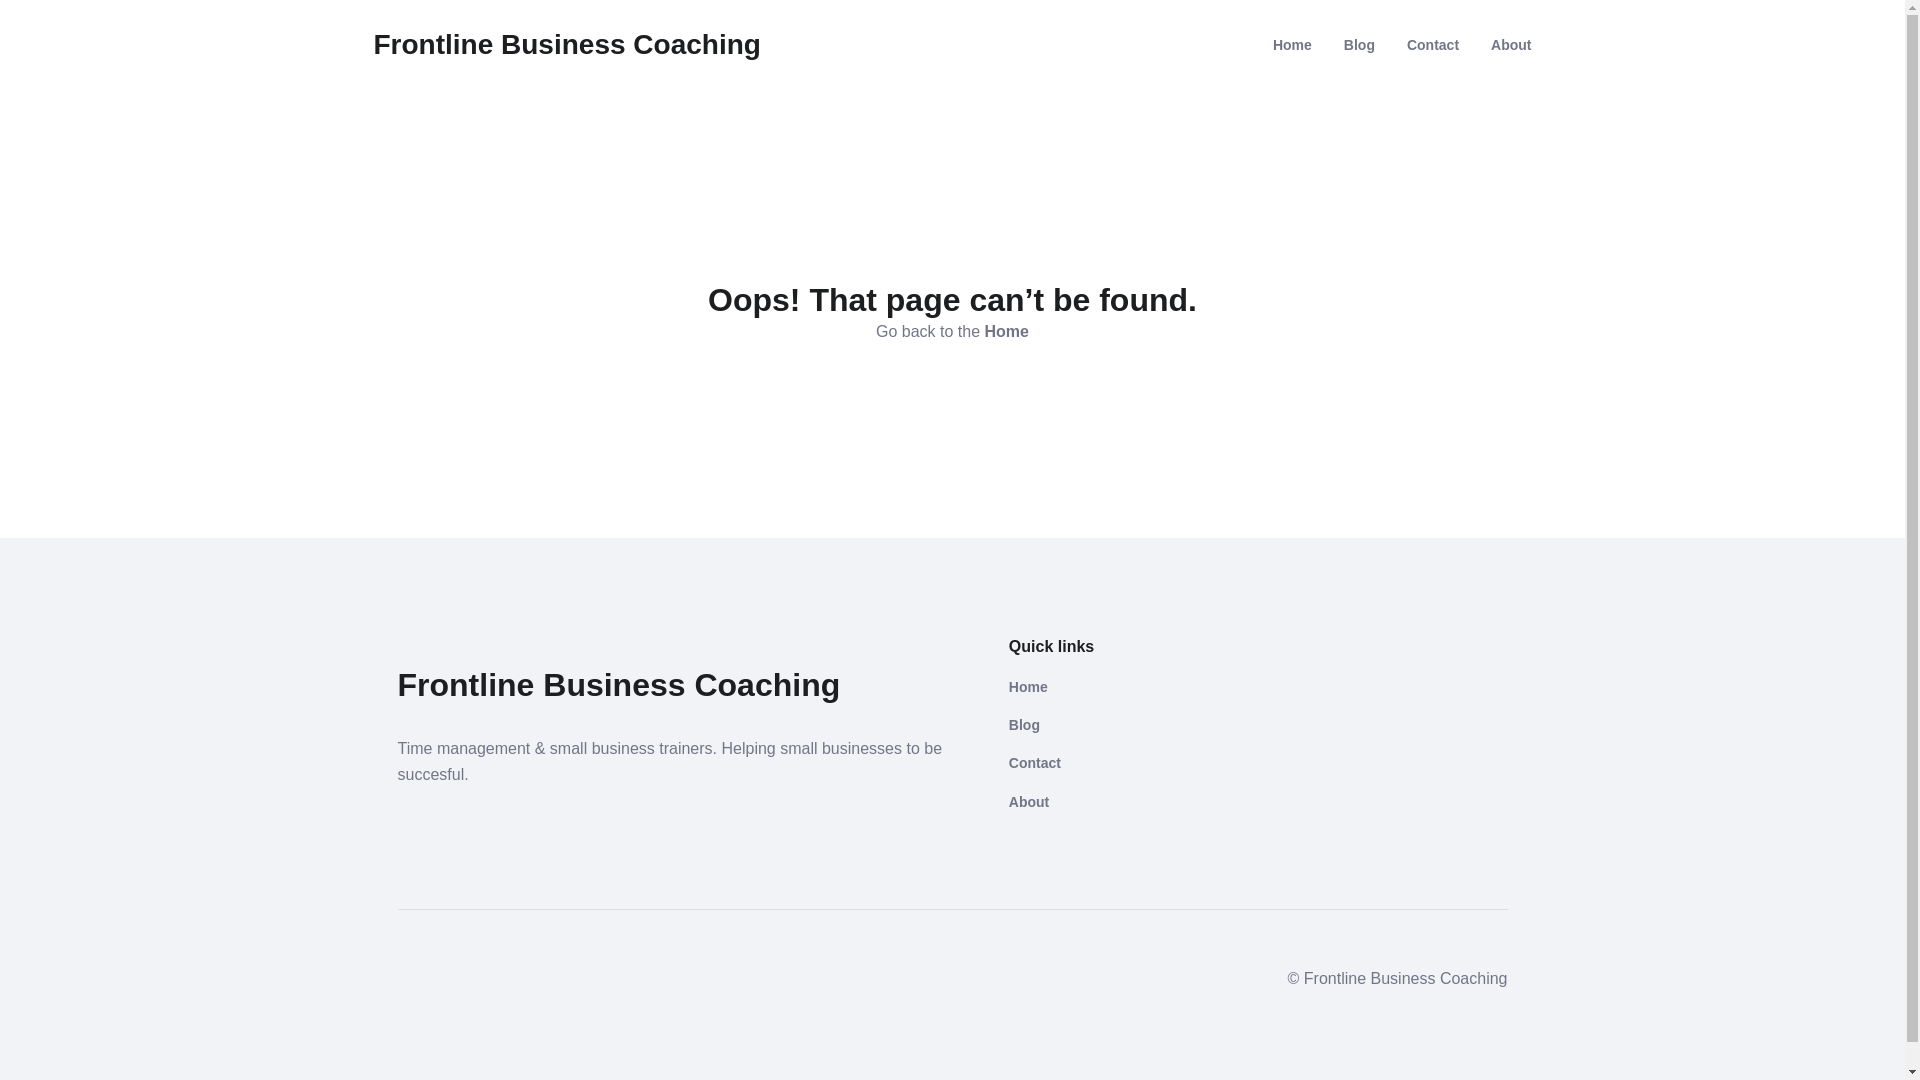  I want to click on 'Contact', so click(1432, 45).